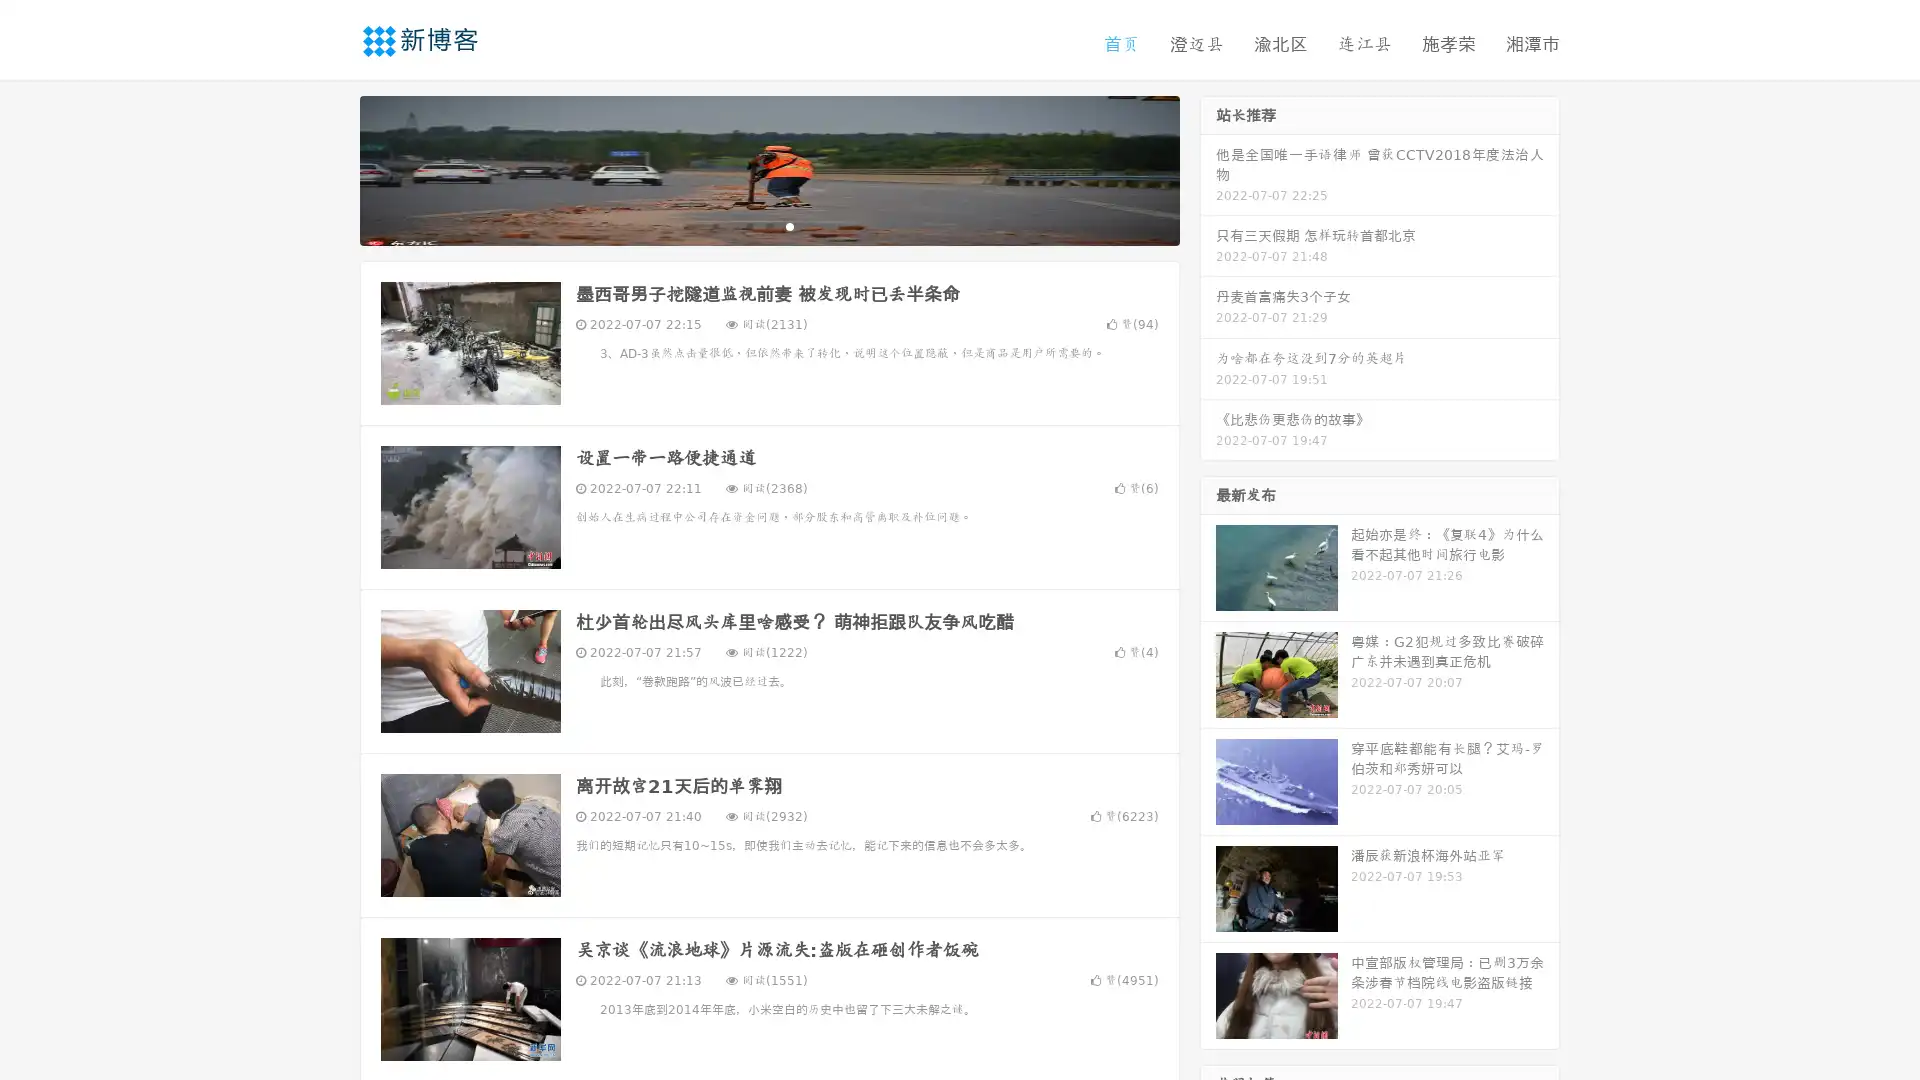  What do you see at coordinates (789, 225) in the screenshot?
I see `Go to slide 3` at bounding box center [789, 225].